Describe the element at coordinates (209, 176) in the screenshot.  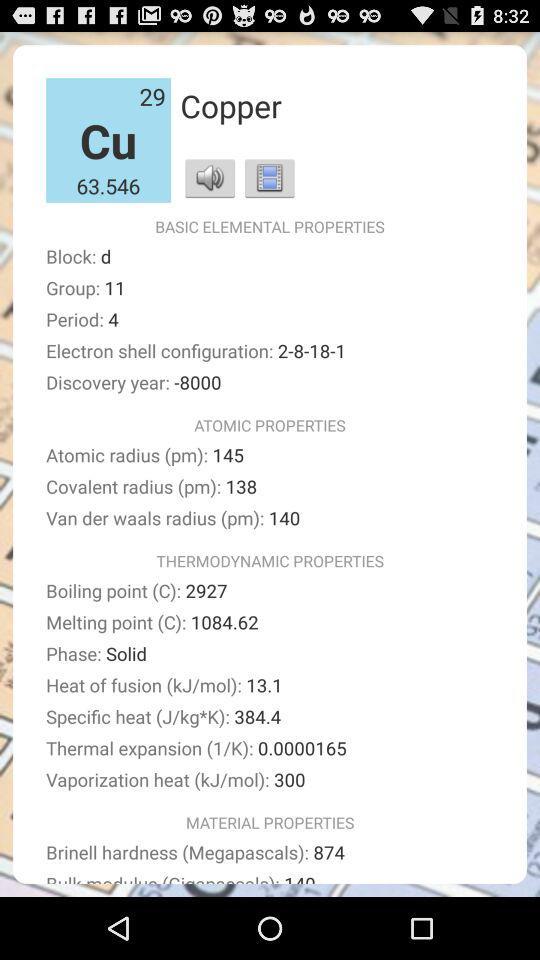
I see `app next to 63.546 icon` at that location.